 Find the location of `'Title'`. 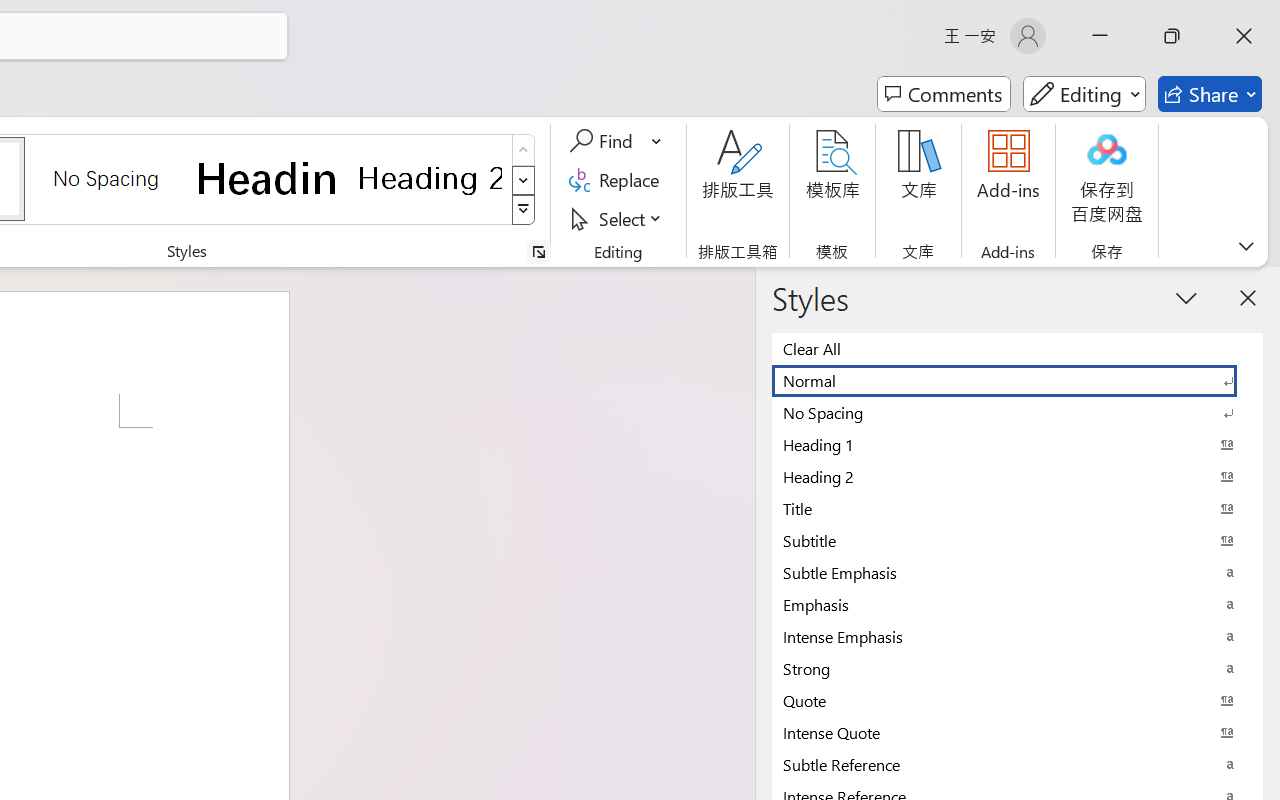

'Title' is located at coordinates (1017, 507).